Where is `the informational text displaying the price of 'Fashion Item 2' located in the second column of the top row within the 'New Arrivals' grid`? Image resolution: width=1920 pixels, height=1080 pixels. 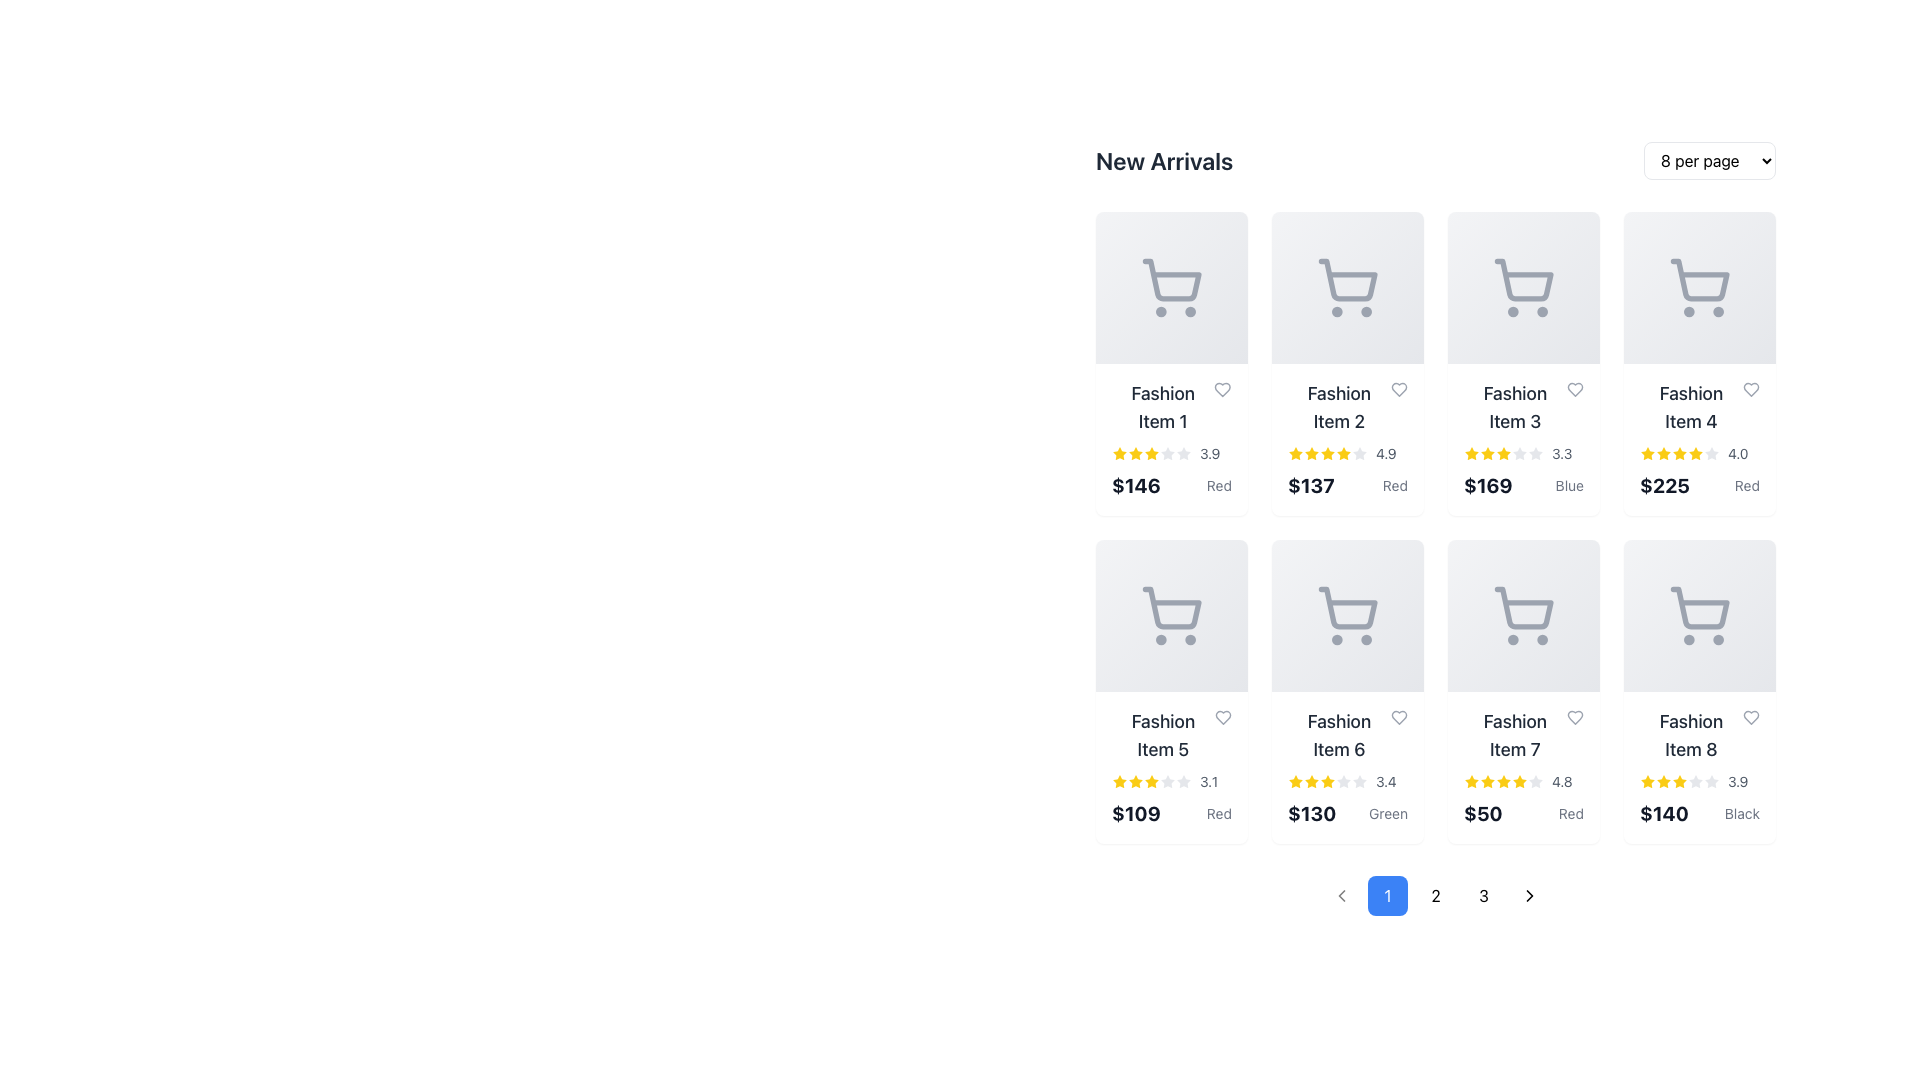 the informational text displaying the price of 'Fashion Item 2' located in the second column of the top row within the 'New Arrivals' grid is located at coordinates (1311, 486).